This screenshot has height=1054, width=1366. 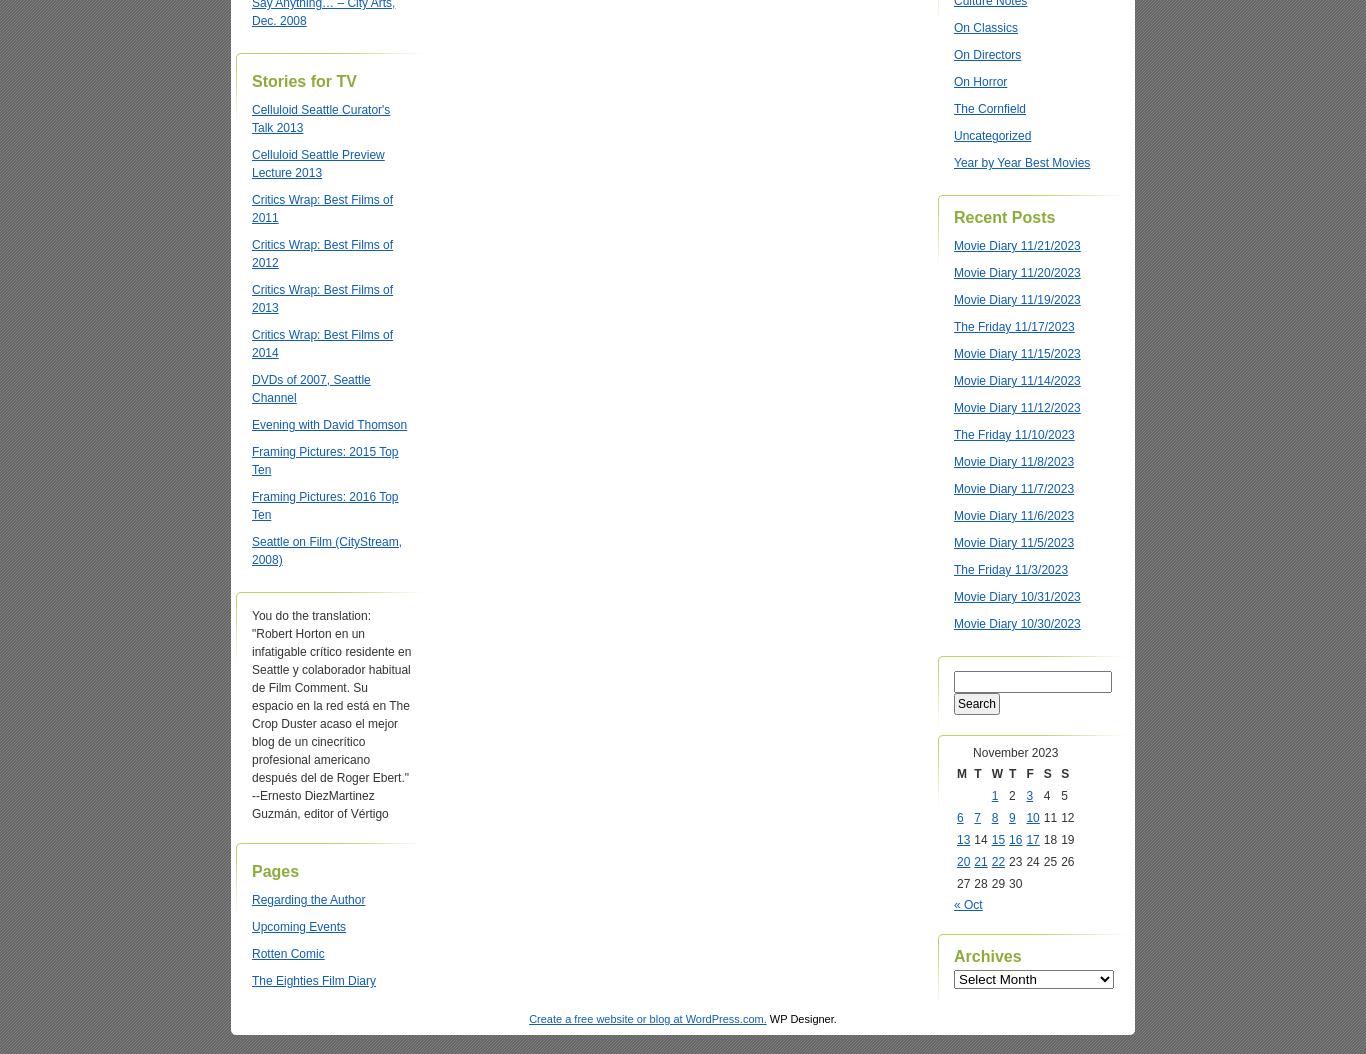 What do you see at coordinates (252, 298) in the screenshot?
I see `'Critics Wrap: Best Films of 2013'` at bounding box center [252, 298].